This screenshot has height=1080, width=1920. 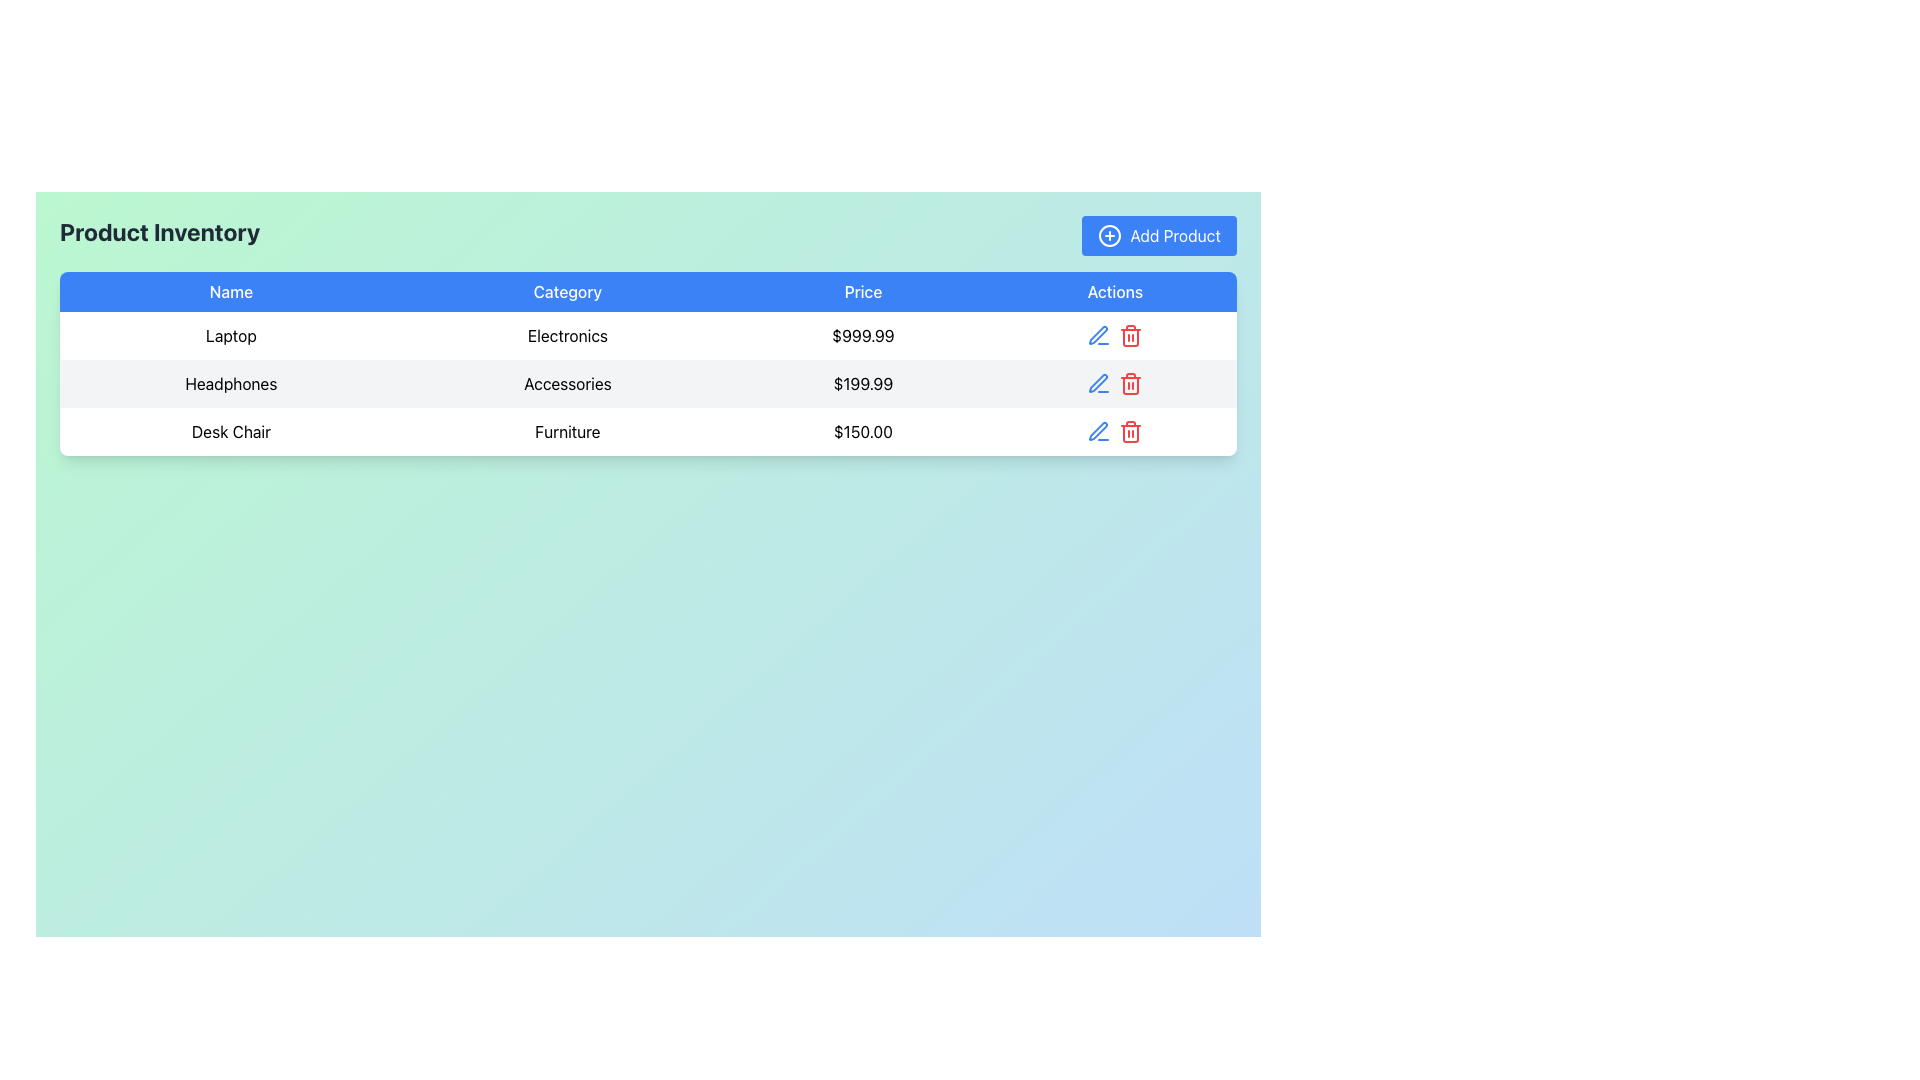 What do you see at coordinates (1131, 384) in the screenshot?
I see `the delete button located in the Actions column of the second row, which is associated with the product entry 'Headphones', to initiate the delete action` at bounding box center [1131, 384].